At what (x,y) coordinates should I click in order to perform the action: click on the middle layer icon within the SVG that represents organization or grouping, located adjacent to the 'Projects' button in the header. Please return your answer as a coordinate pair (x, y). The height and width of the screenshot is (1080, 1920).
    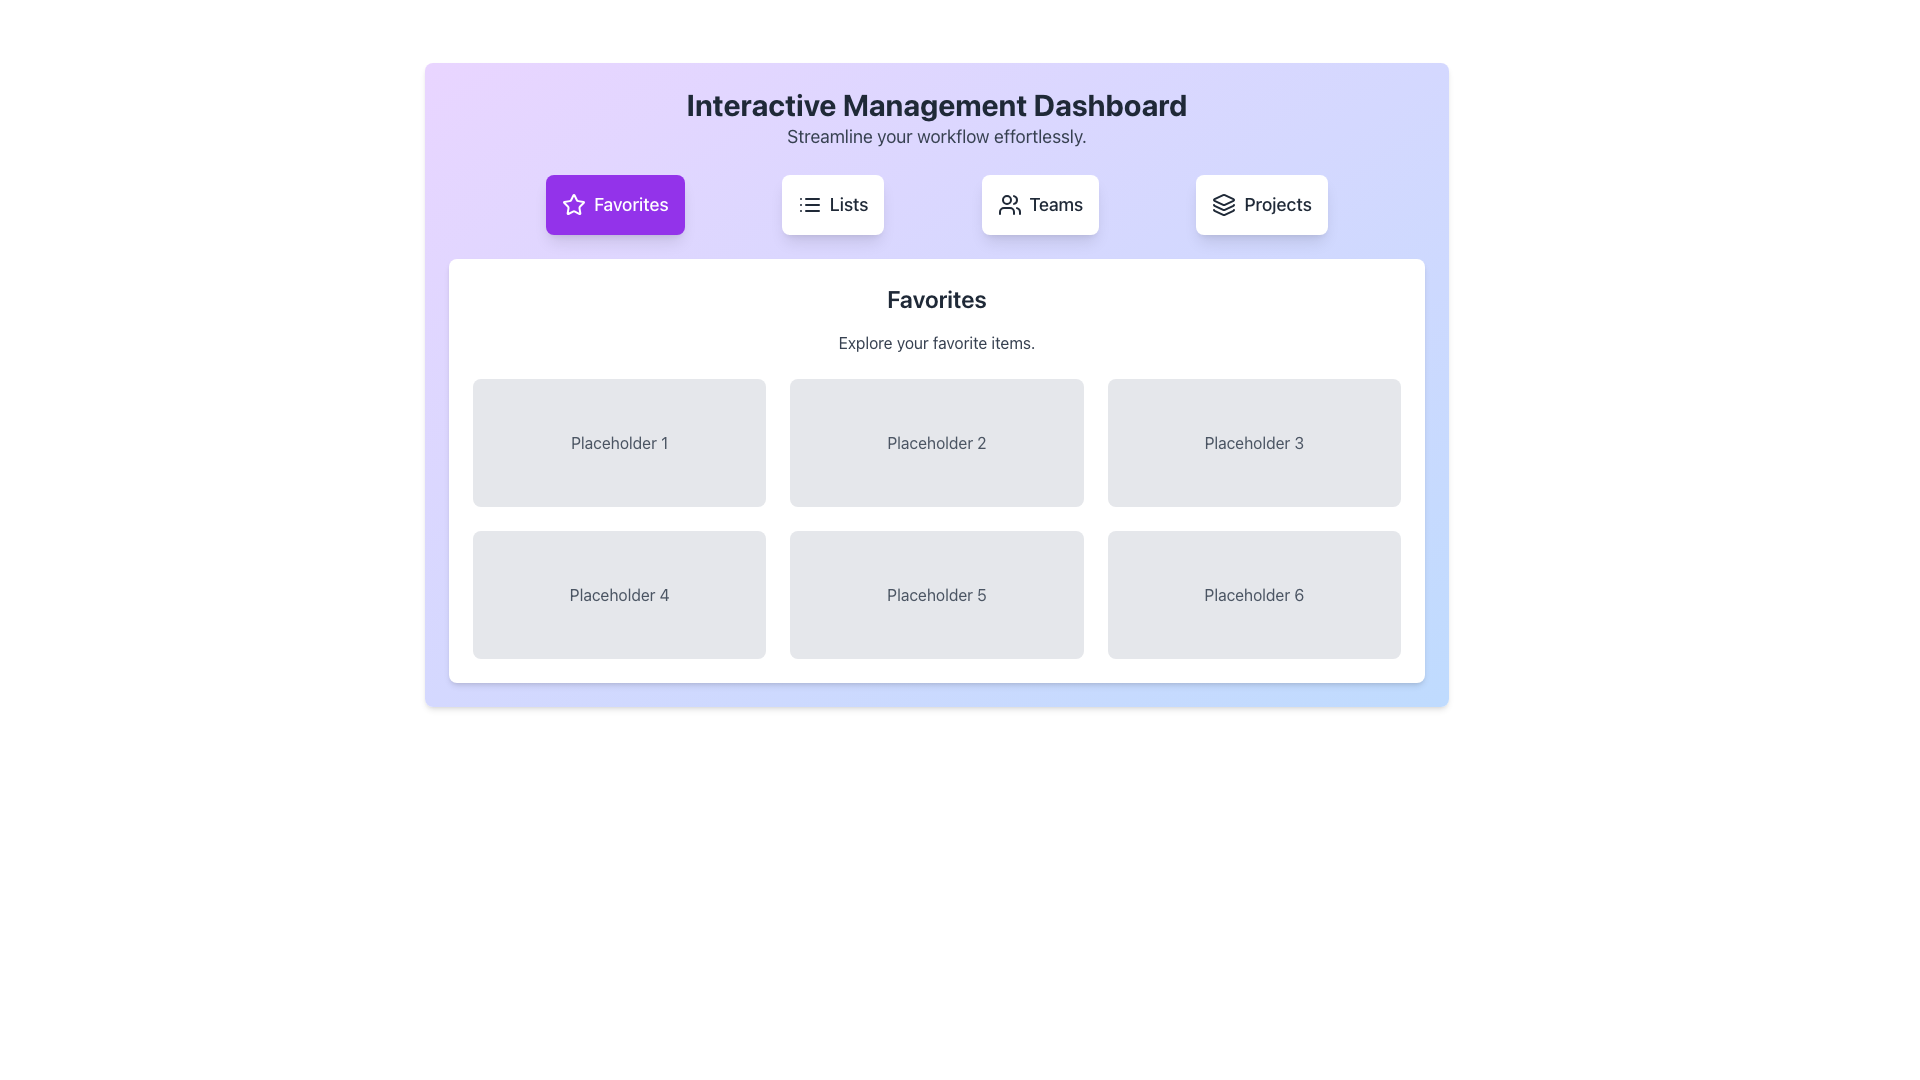
    Looking at the image, I should click on (1223, 207).